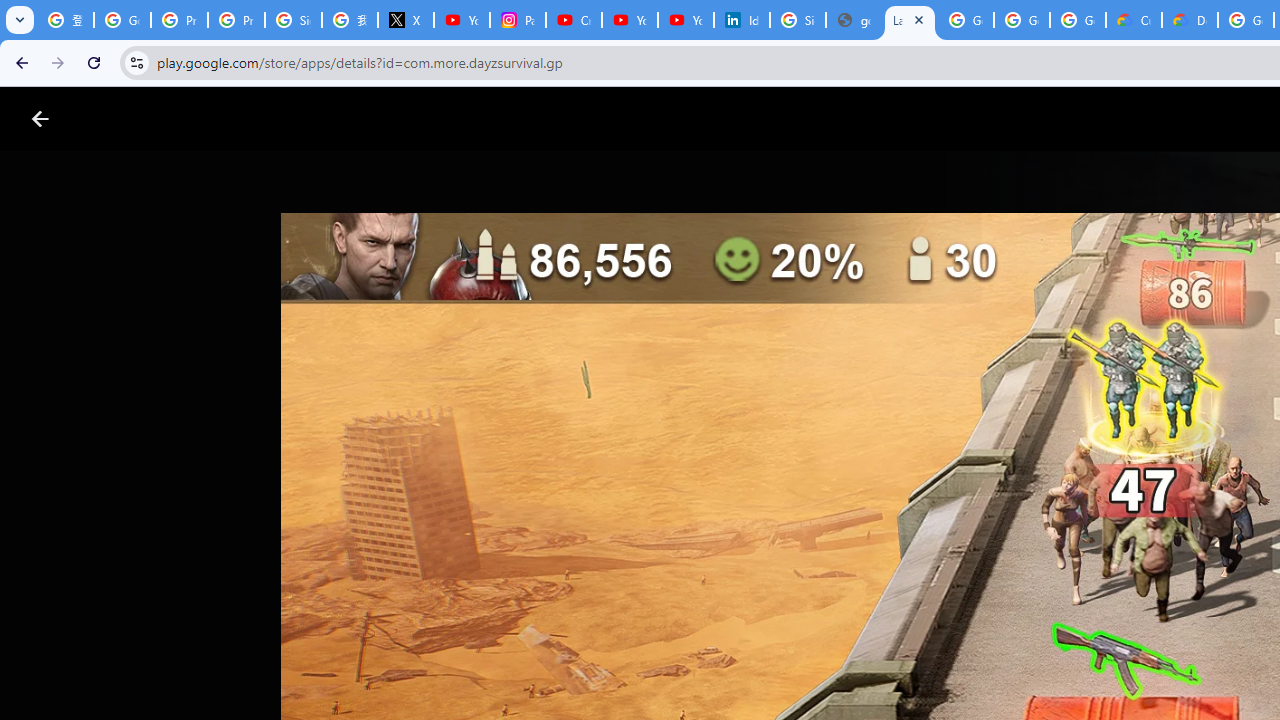 This screenshot has width=1280, height=720. I want to click on 'Sign in - Google Accounts', so click(797, 20).